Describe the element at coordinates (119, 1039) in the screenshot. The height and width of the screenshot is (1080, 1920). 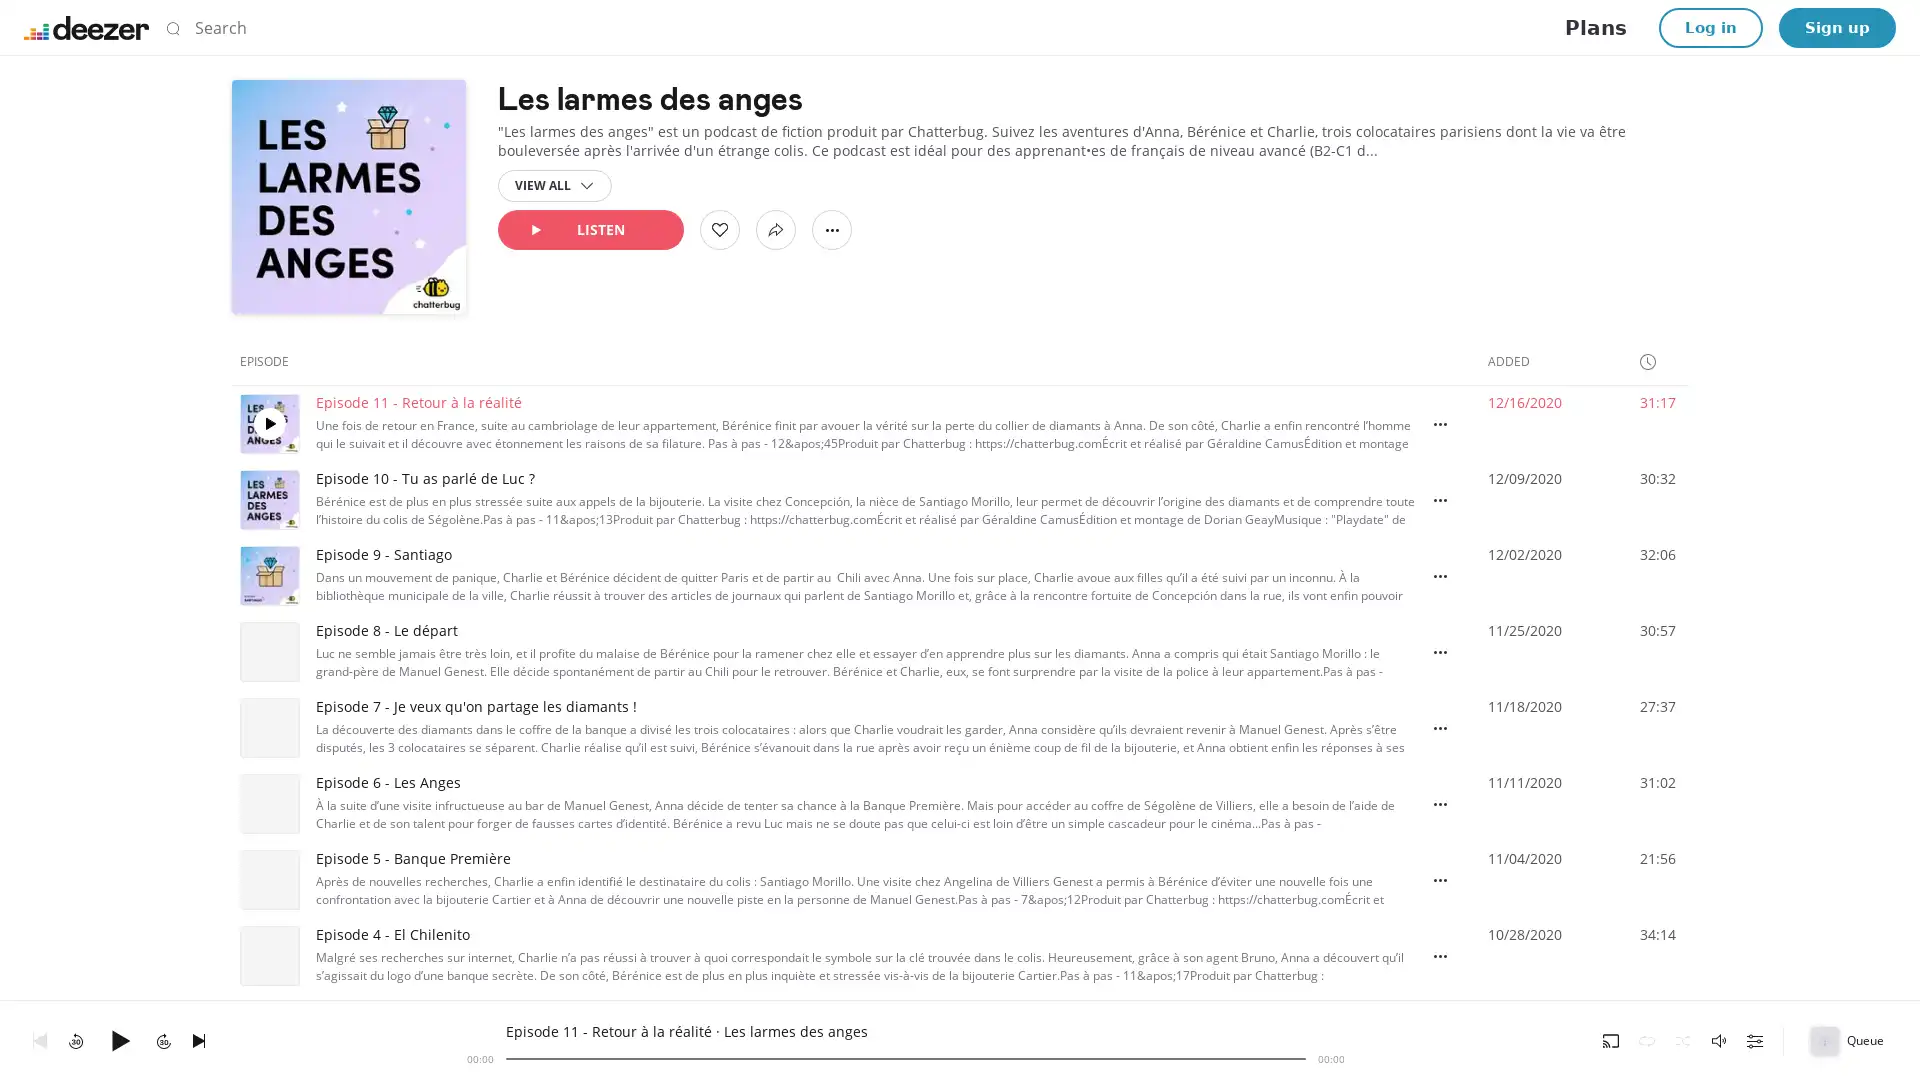
I see `Play` at that location.